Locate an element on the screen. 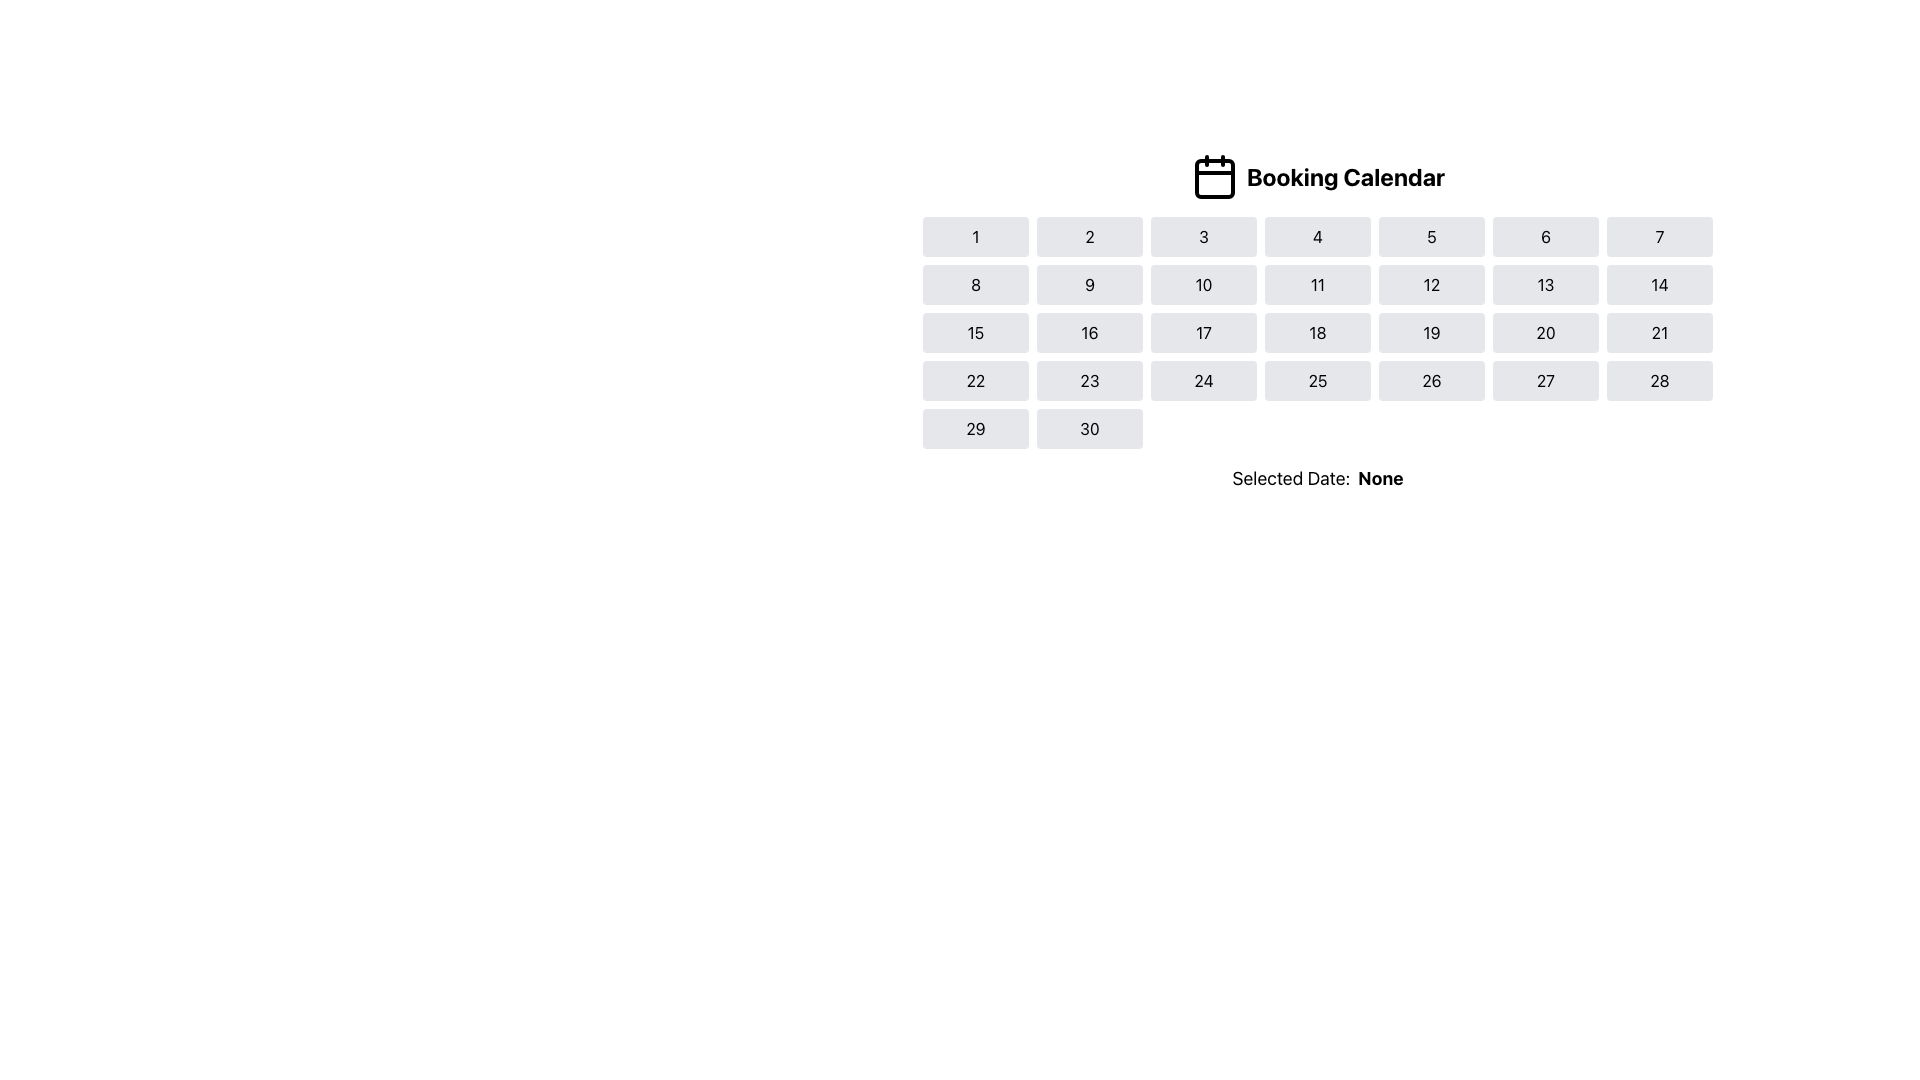 Image resolution: width=1920 pixels, height=1080 pixels. the rectangular button with rounded corners labeled '21' in black text, located in the third row and last column of the grid is located at coordinates (1660, 331).